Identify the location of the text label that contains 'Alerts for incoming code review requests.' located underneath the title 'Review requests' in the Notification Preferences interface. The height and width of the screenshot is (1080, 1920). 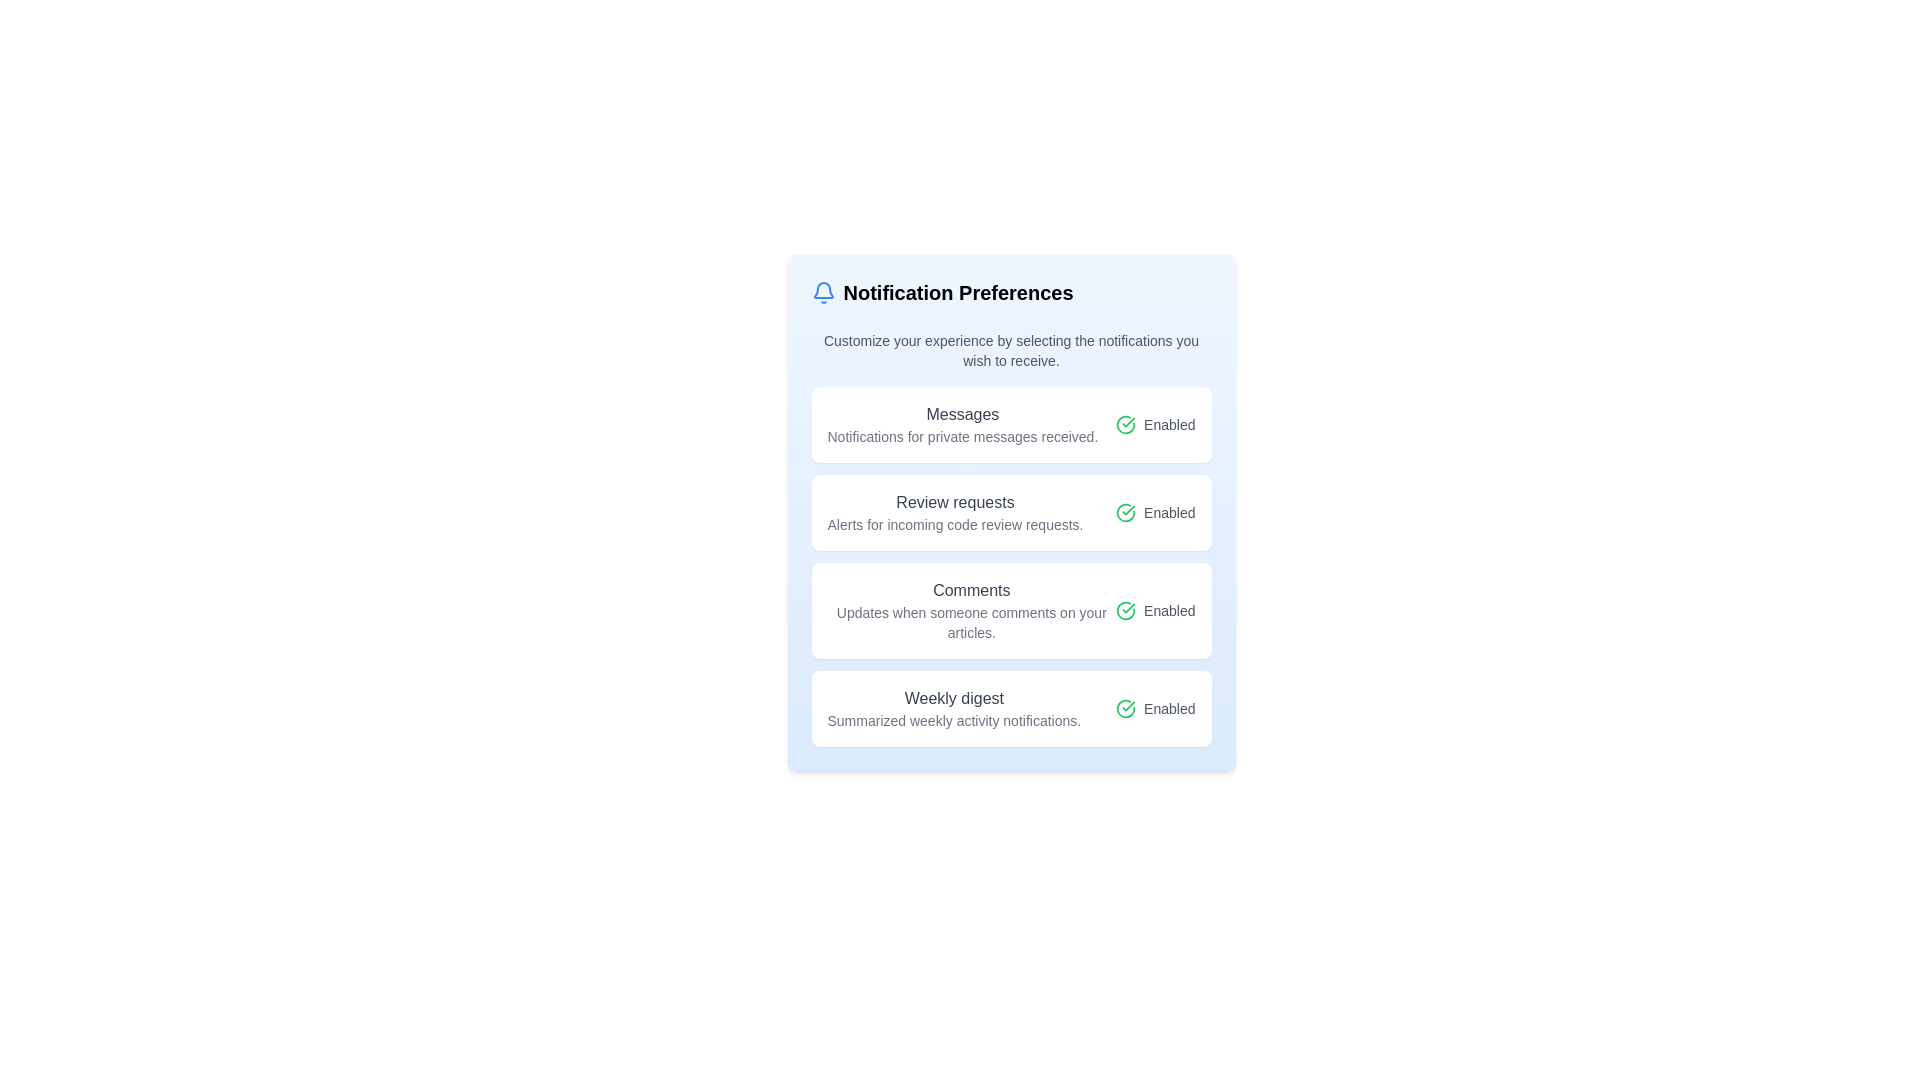
(954, 523).